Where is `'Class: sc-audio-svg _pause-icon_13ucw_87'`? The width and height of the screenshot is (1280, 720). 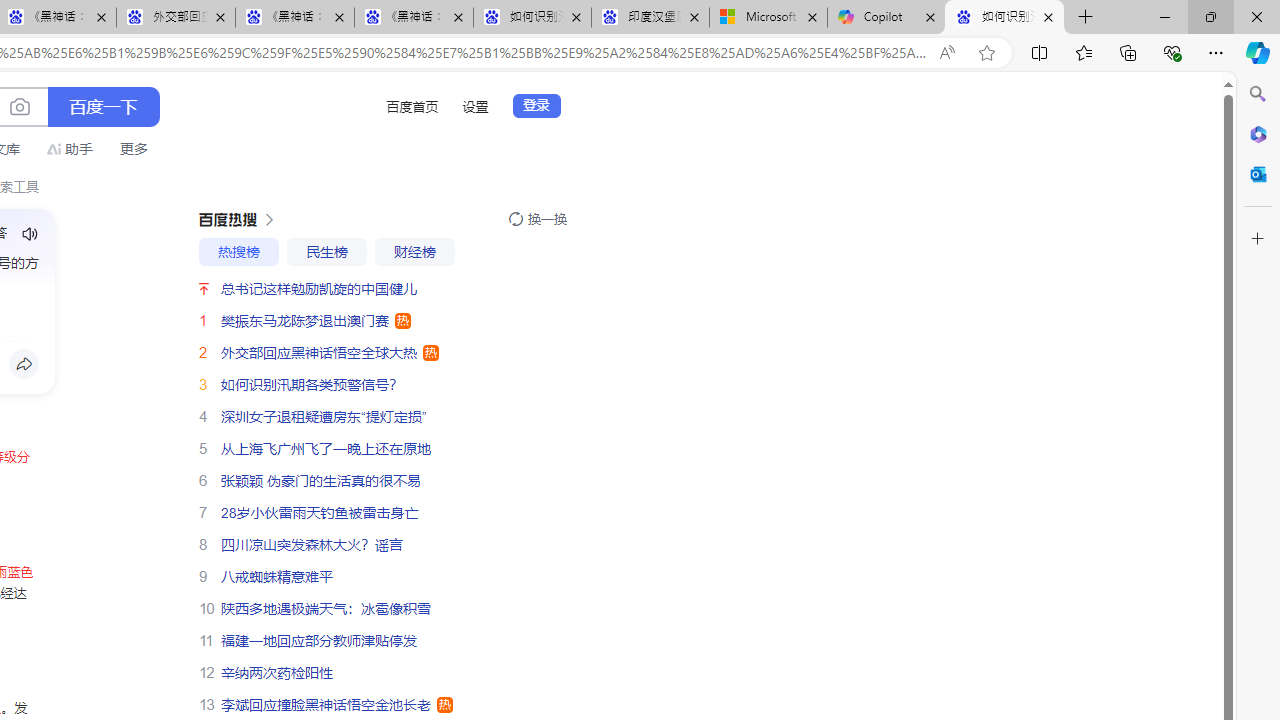 'Class: sc-audio-svg _pause-icon_13ucw_87' is located at coordinates (30, 233).